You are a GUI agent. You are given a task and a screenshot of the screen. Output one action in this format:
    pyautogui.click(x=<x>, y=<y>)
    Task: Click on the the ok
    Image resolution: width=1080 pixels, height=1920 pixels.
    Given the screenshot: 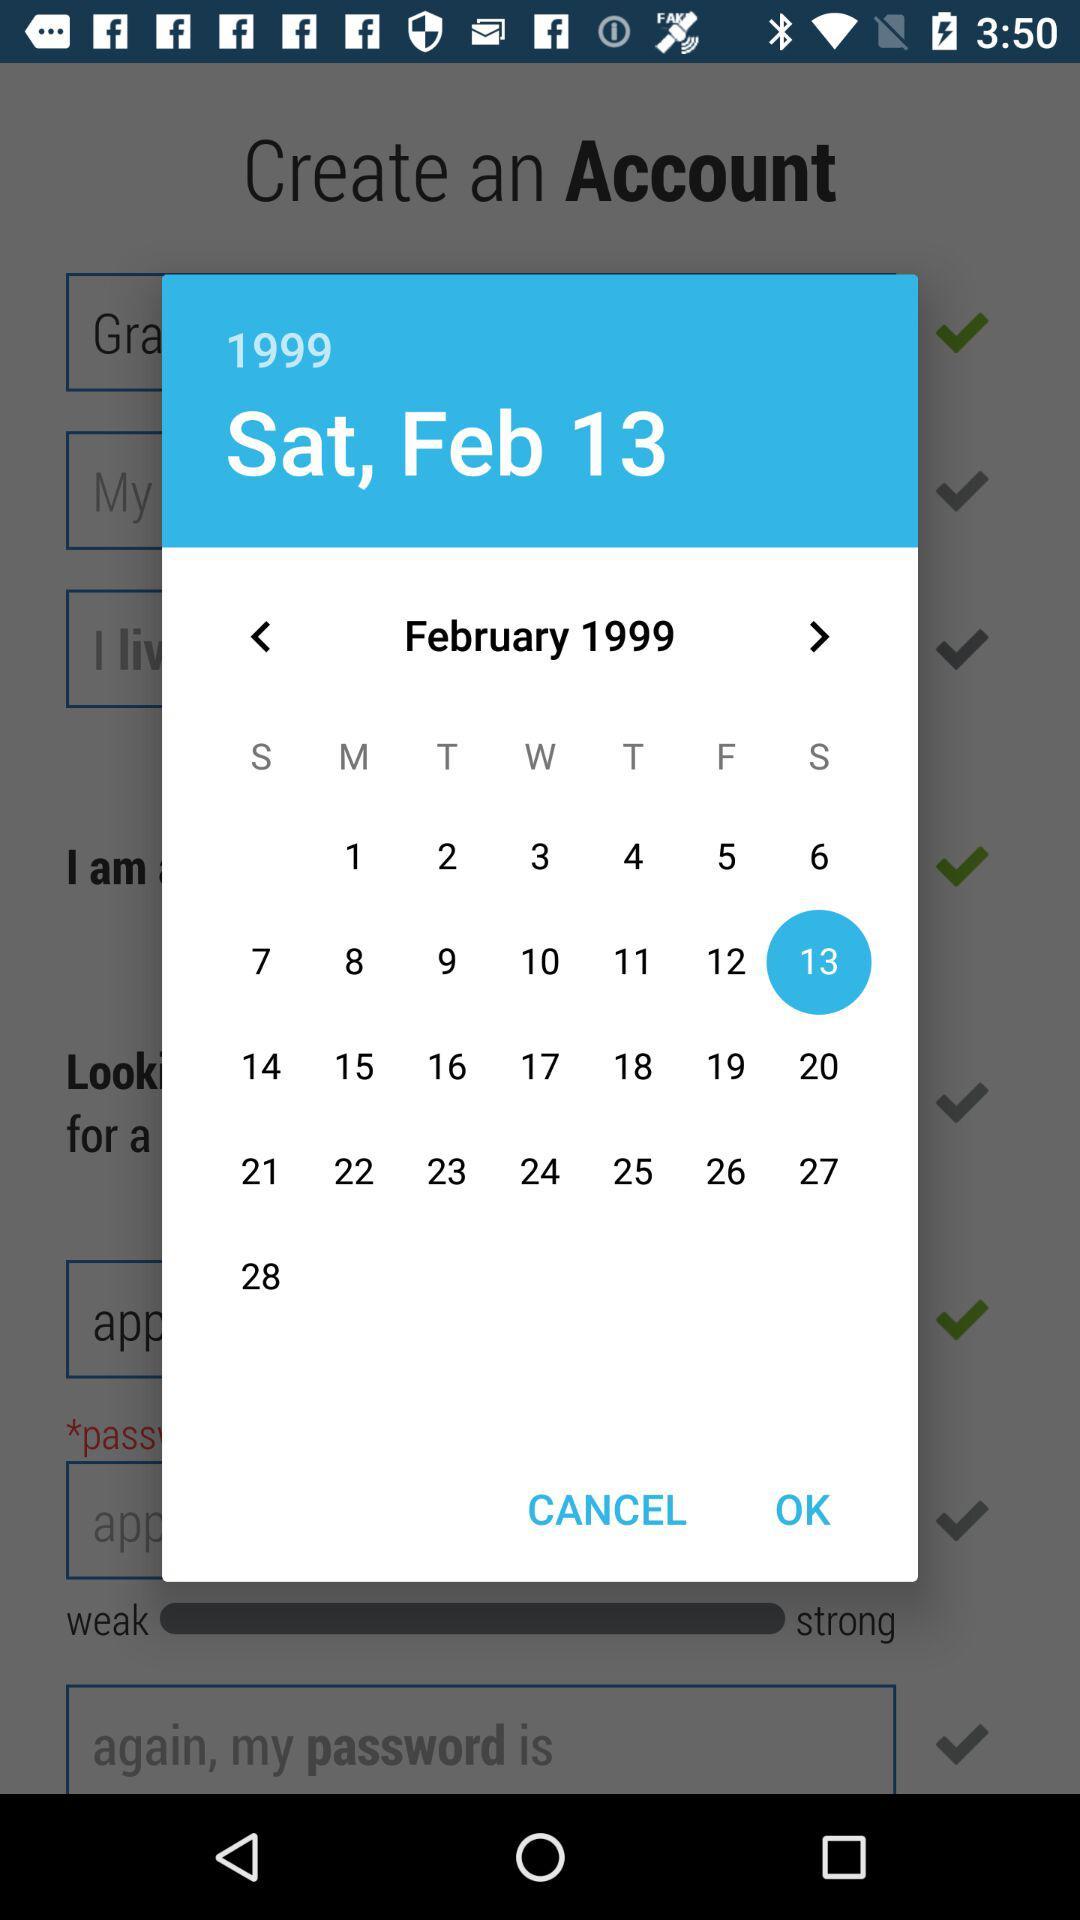 What is the action you would take?
    pyautogui.click(x=801, y=1508)
    